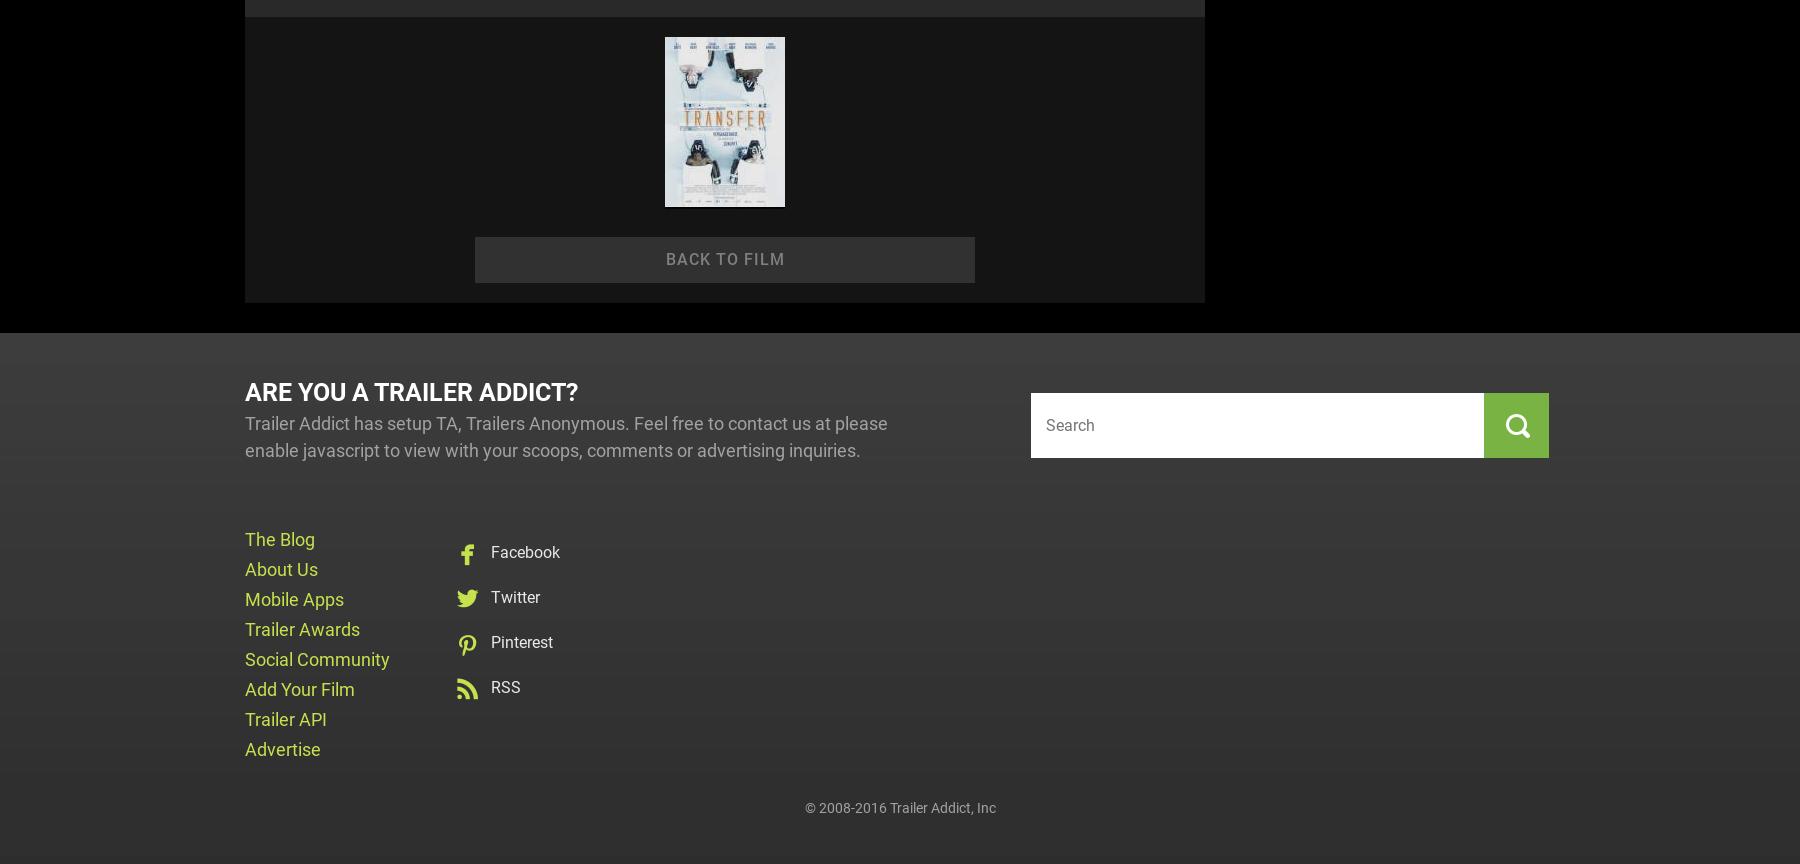 The height and width of the screenshot is (864, 1800). I want to click on 'RSS', so click(504, 686).